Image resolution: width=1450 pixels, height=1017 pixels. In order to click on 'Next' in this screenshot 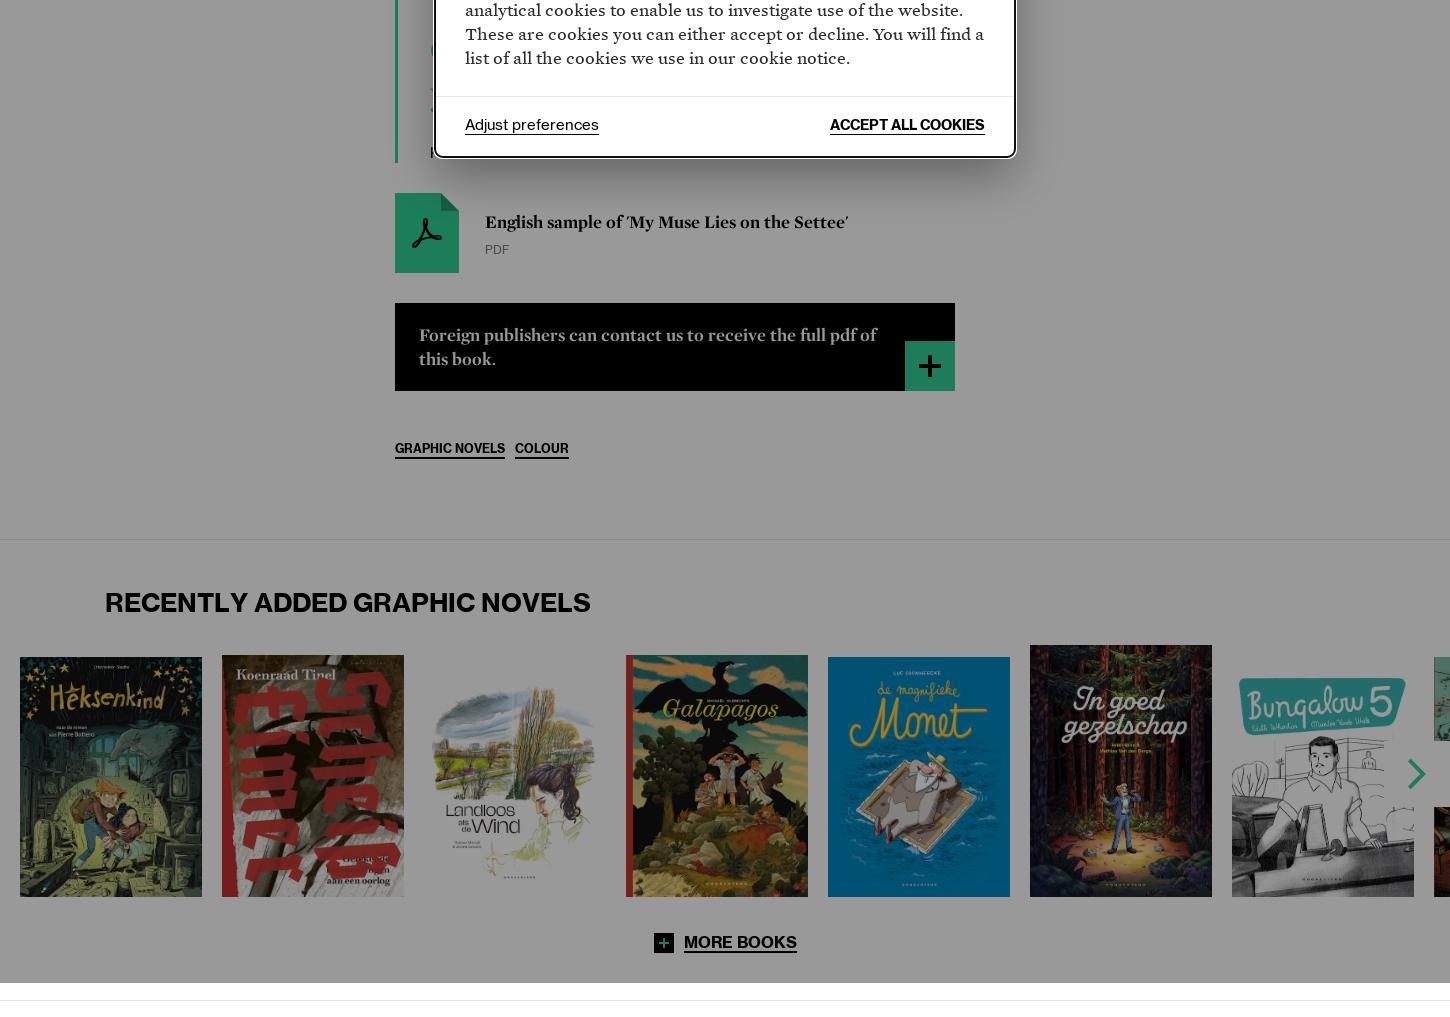, I will do `click(1415, 773)`.